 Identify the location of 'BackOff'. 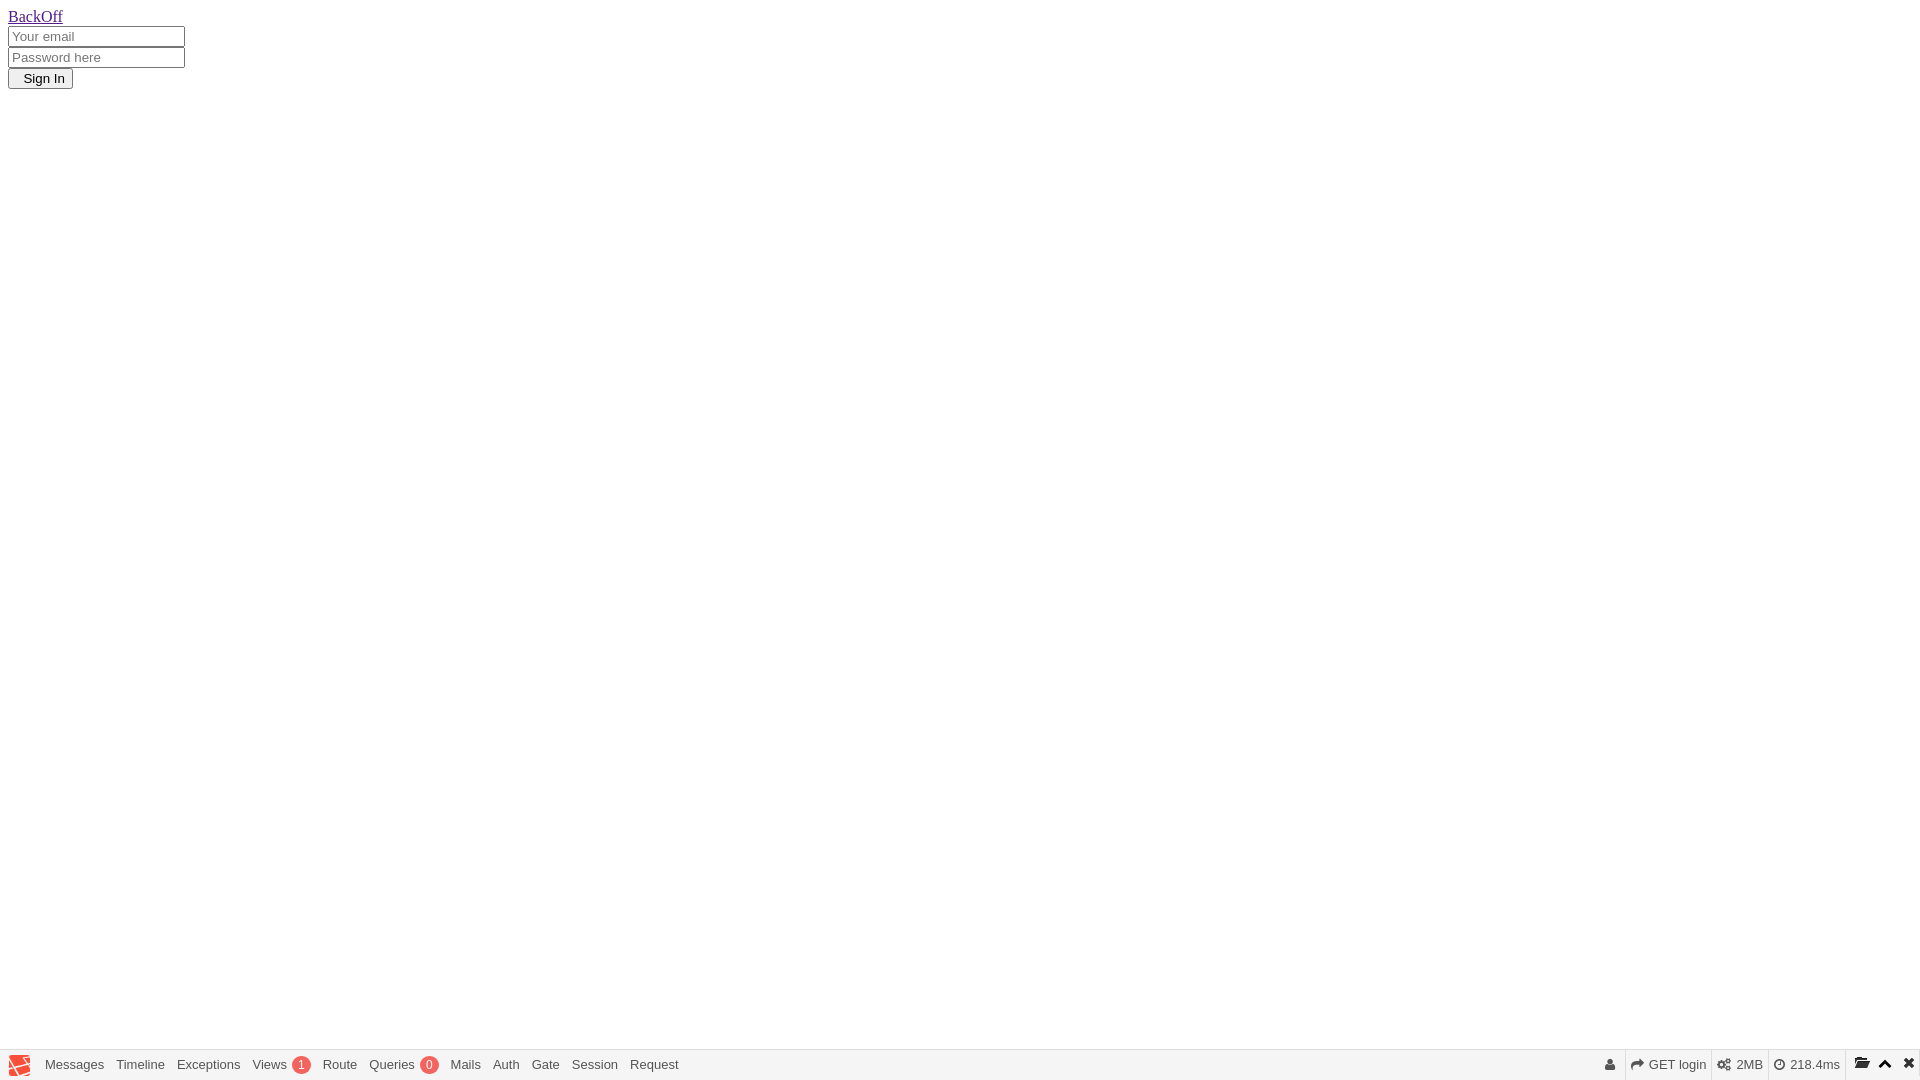
(35, 16).